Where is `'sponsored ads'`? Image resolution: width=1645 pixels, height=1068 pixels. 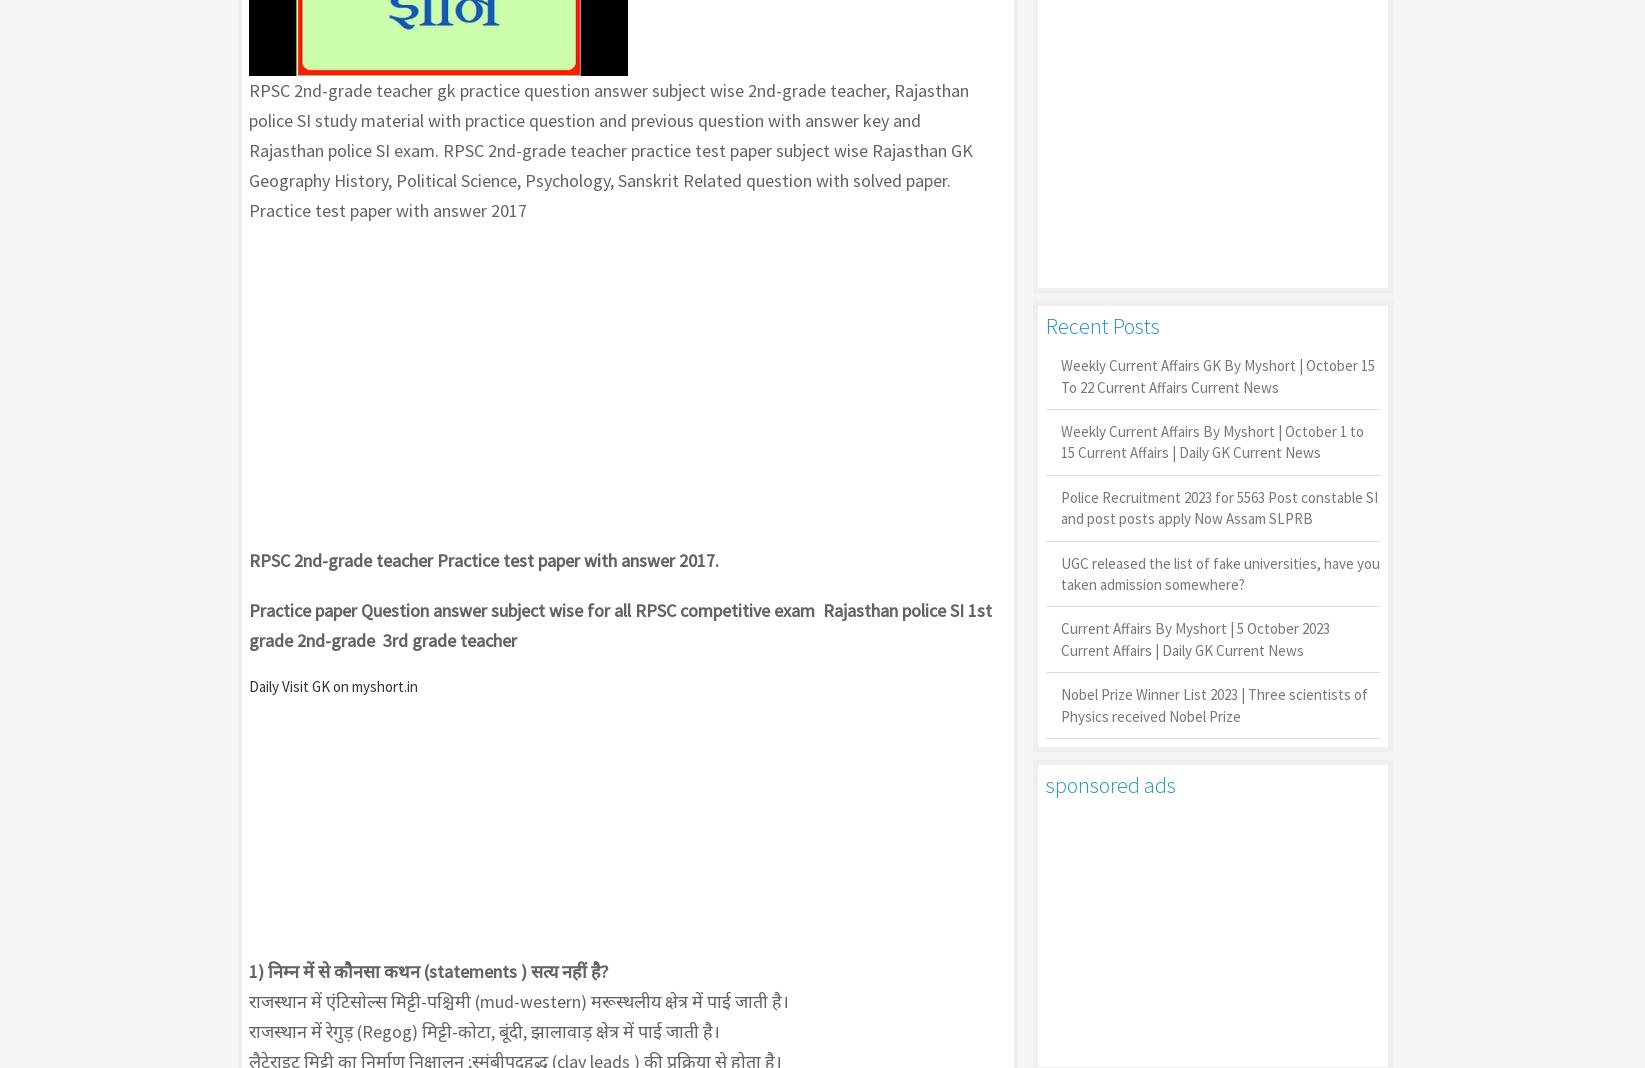
'sponsored ads' is located at coordinates (1045, 784).